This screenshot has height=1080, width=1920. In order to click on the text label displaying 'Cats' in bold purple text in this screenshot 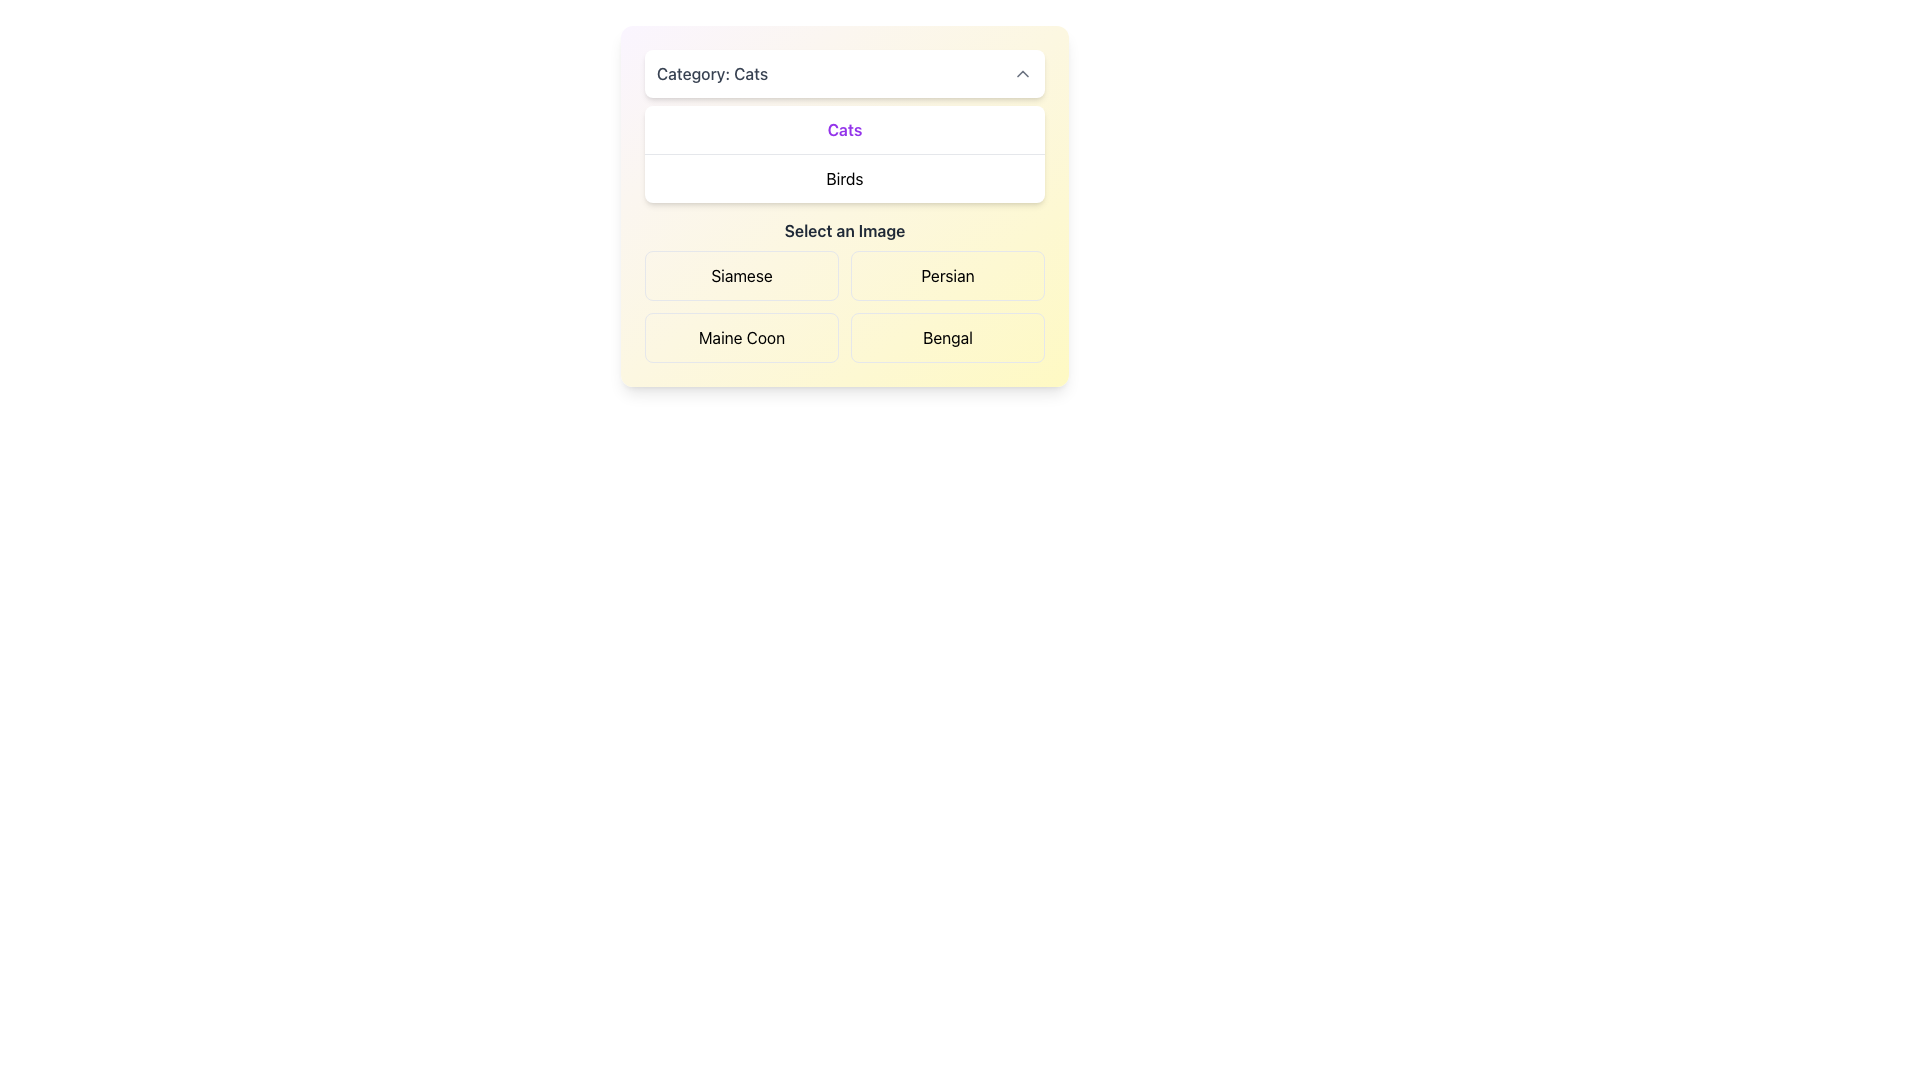, I will do `click(844, 130)`.